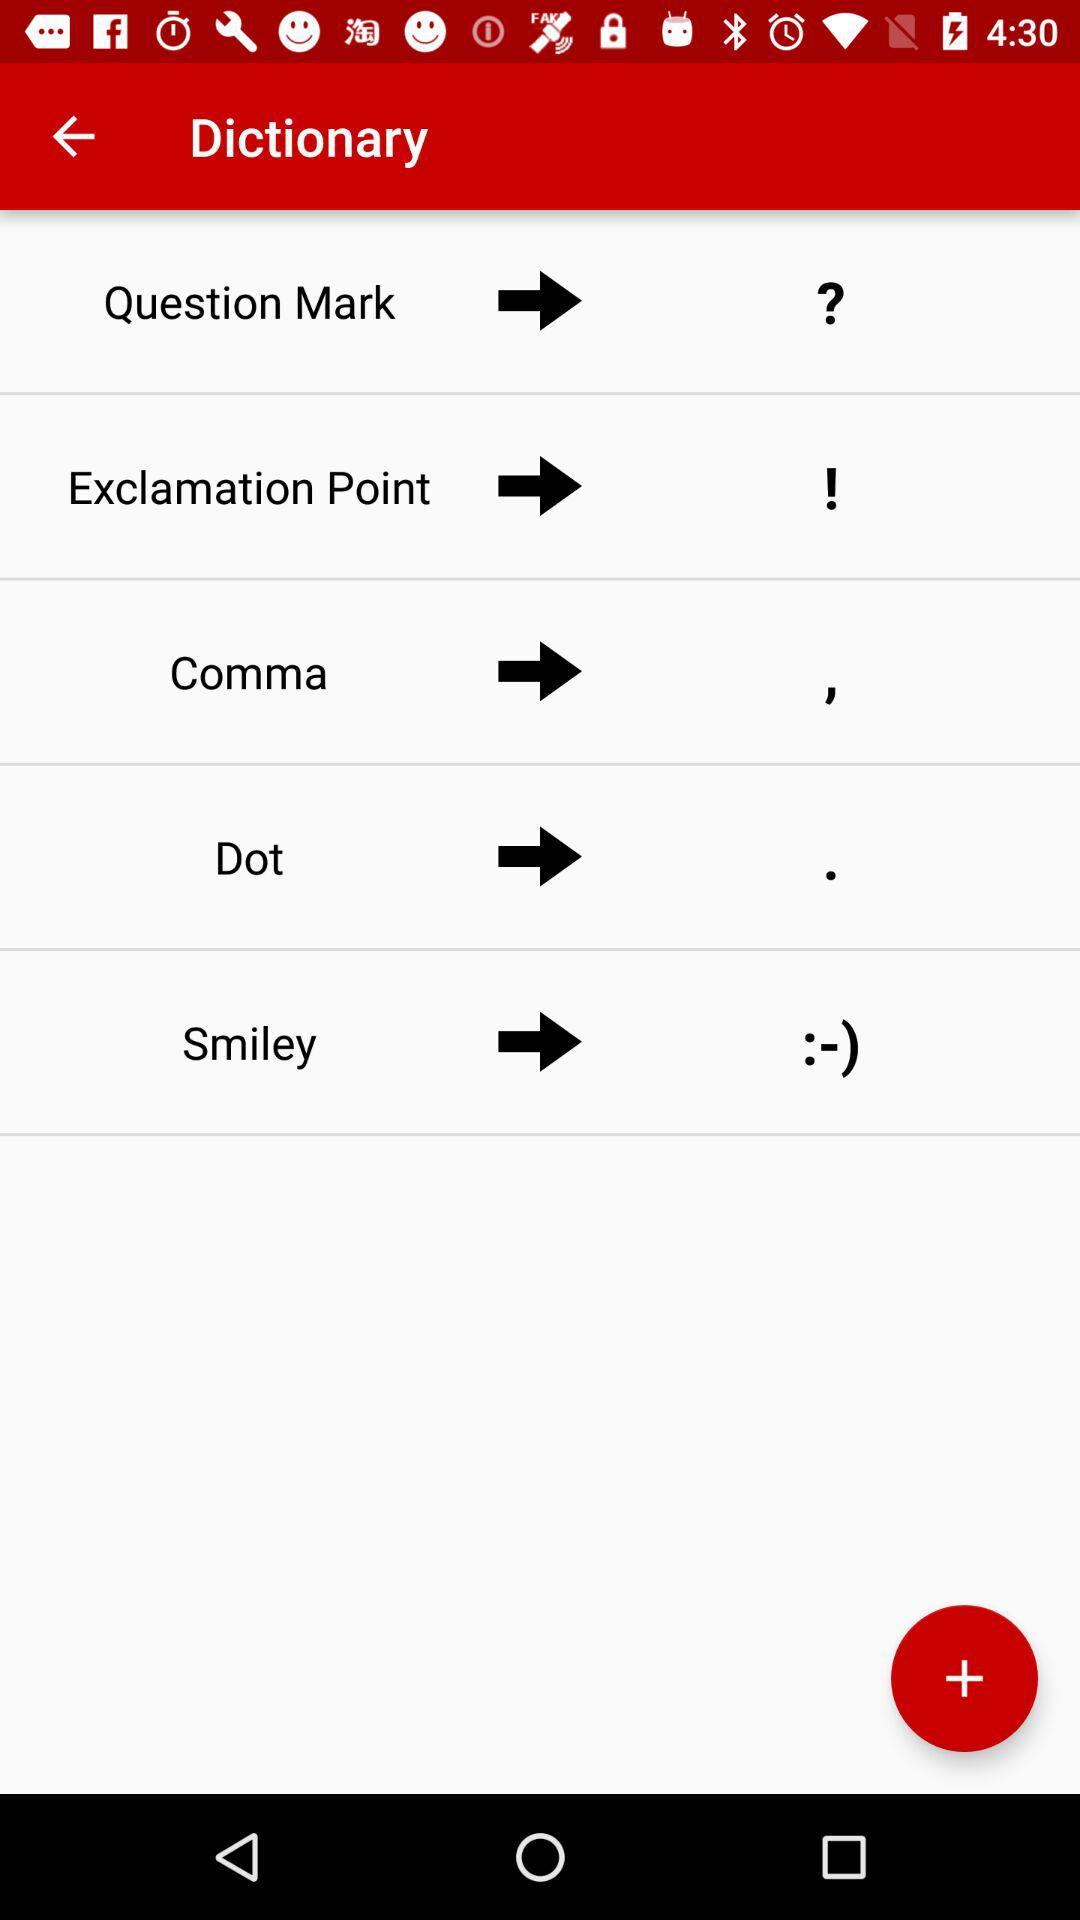  Describe the element at coordinates (963, 1678) in the screenshot. I see `element` at that location.